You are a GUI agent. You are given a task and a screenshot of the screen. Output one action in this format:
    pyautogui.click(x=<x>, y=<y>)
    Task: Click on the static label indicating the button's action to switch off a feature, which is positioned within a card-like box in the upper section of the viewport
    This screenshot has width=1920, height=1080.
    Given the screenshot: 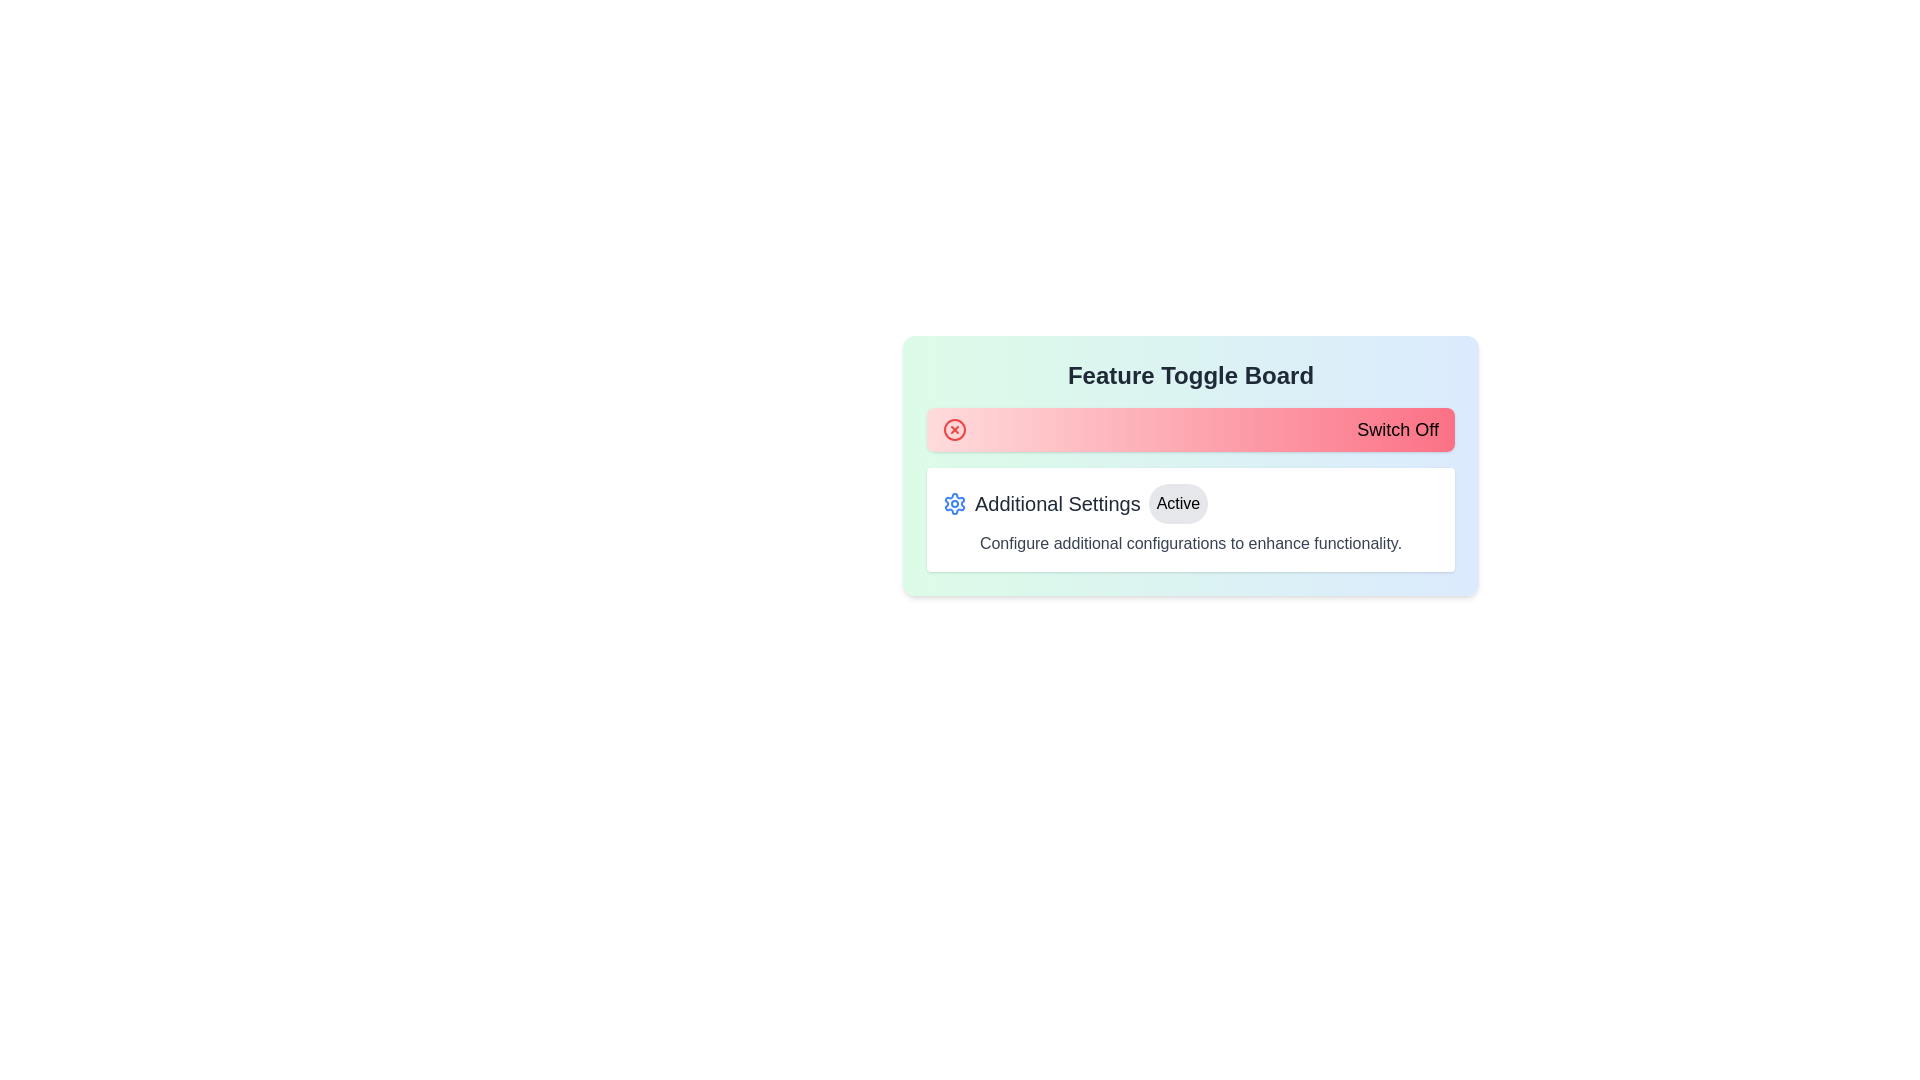 What is the action you would take?
    pyautogui.click(x=1397, y=428)
    